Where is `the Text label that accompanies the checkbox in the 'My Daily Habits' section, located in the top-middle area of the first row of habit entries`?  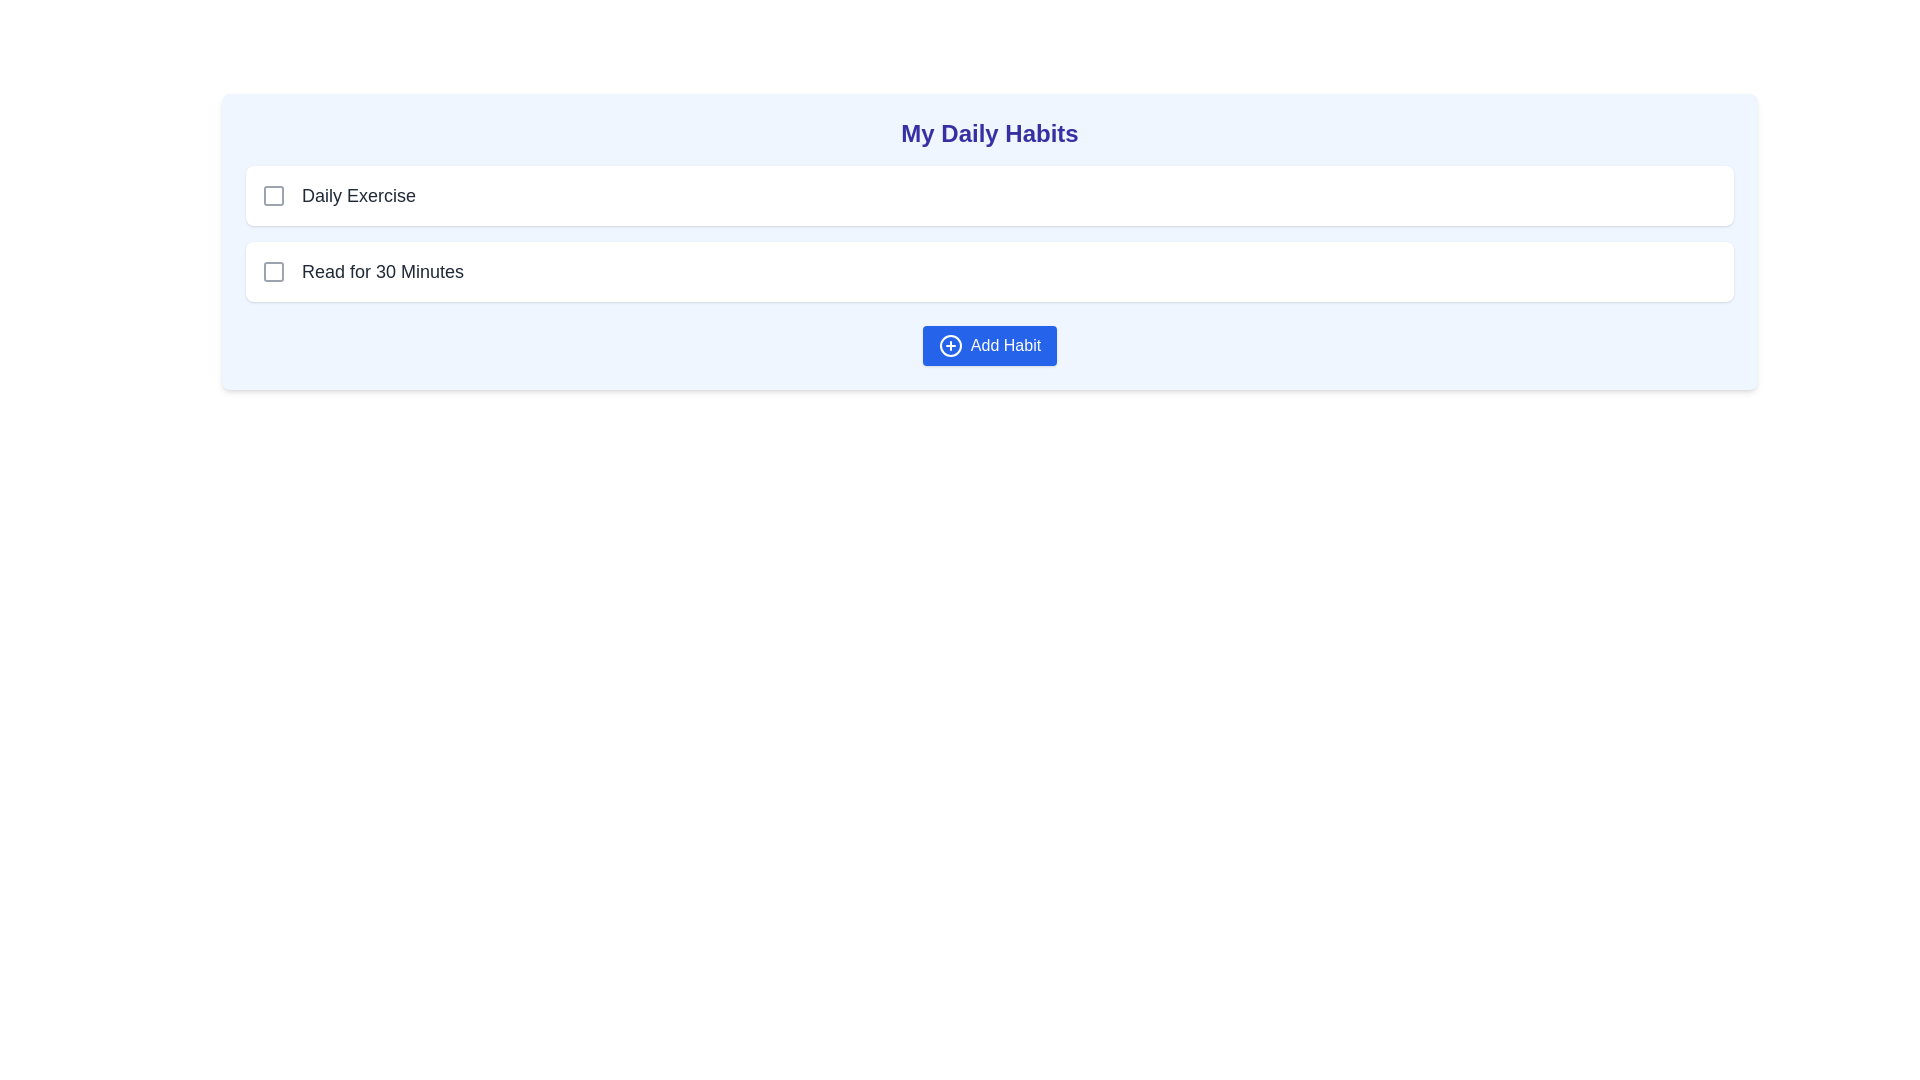 the Text label that accompanies the checkbox in the 'My Daily Habits' section, located in the top-middle area of the first row of habit entries is located at coordinates (359, 196).